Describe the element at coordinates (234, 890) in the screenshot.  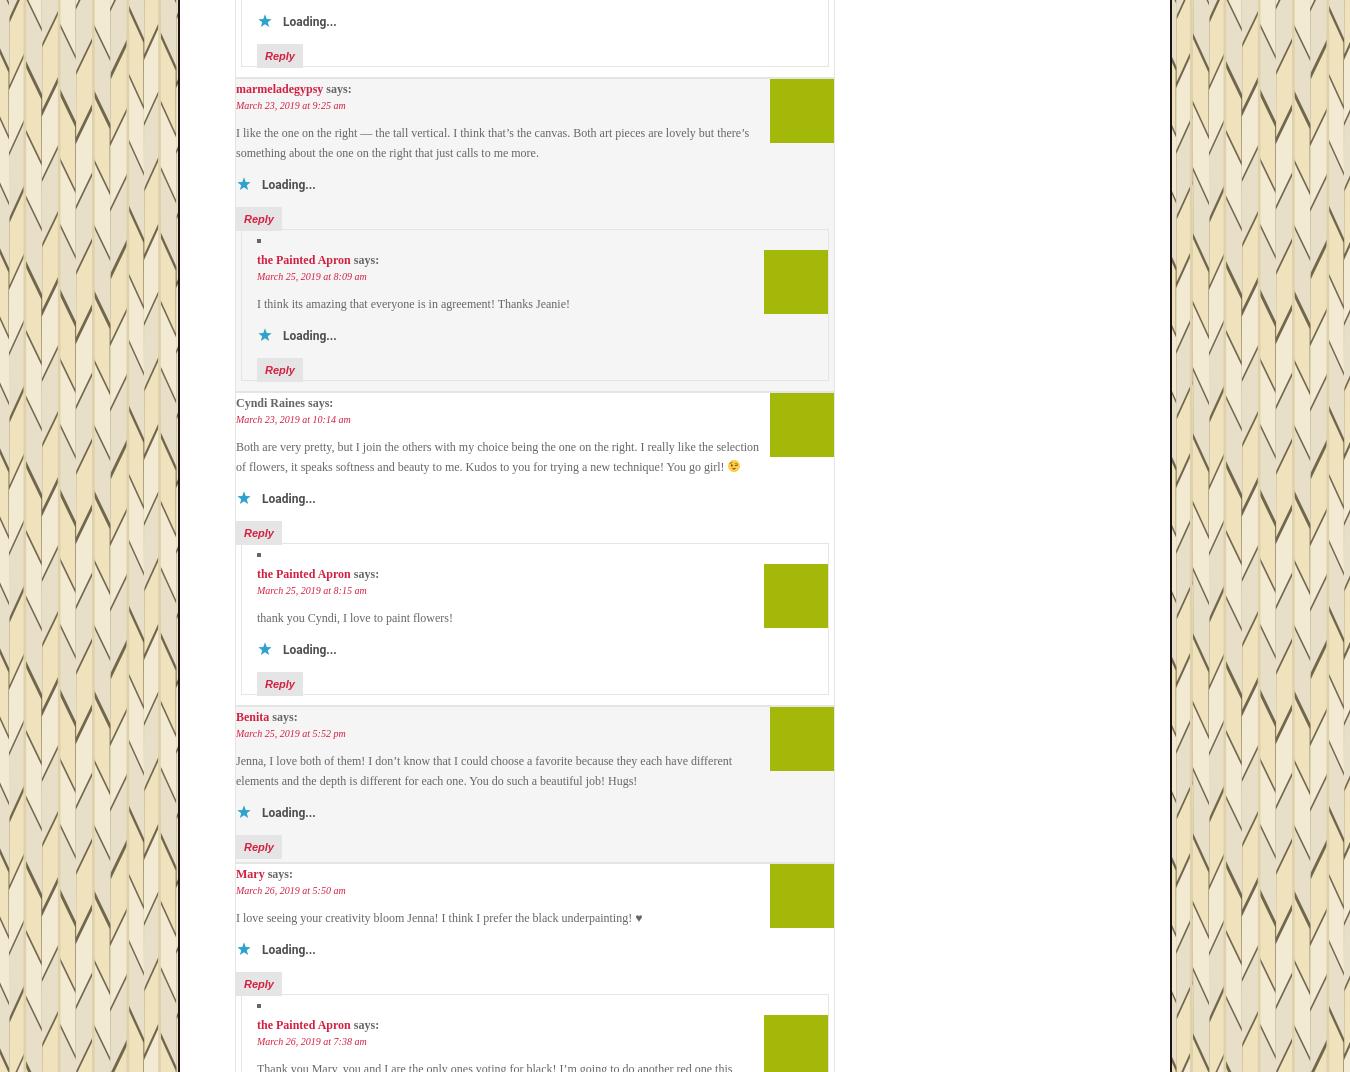
I see `'March 26, 2019 at 5:50 am'` at that location.